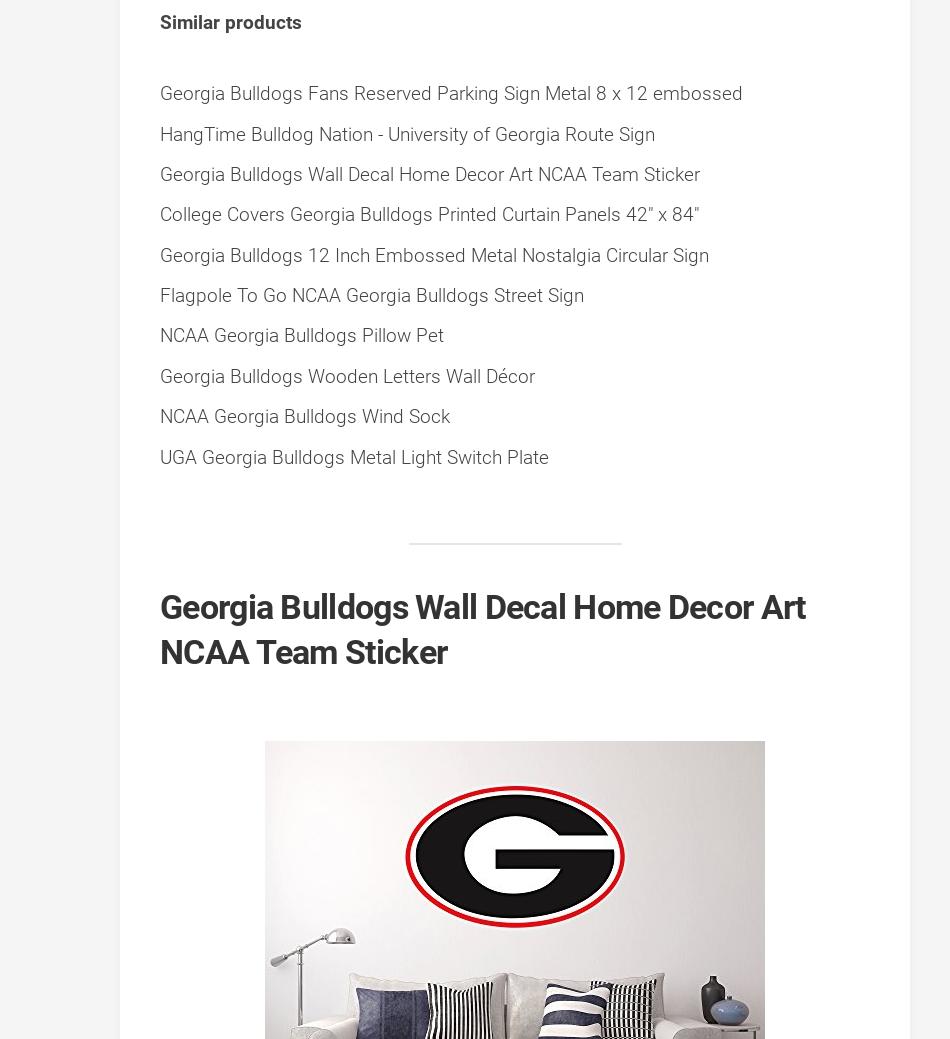  Describe the element at coordinates (406, 132) in the screenshot. I see `'HangTime Bulldog Nation - University of Georgia Route Sign'` at that location.